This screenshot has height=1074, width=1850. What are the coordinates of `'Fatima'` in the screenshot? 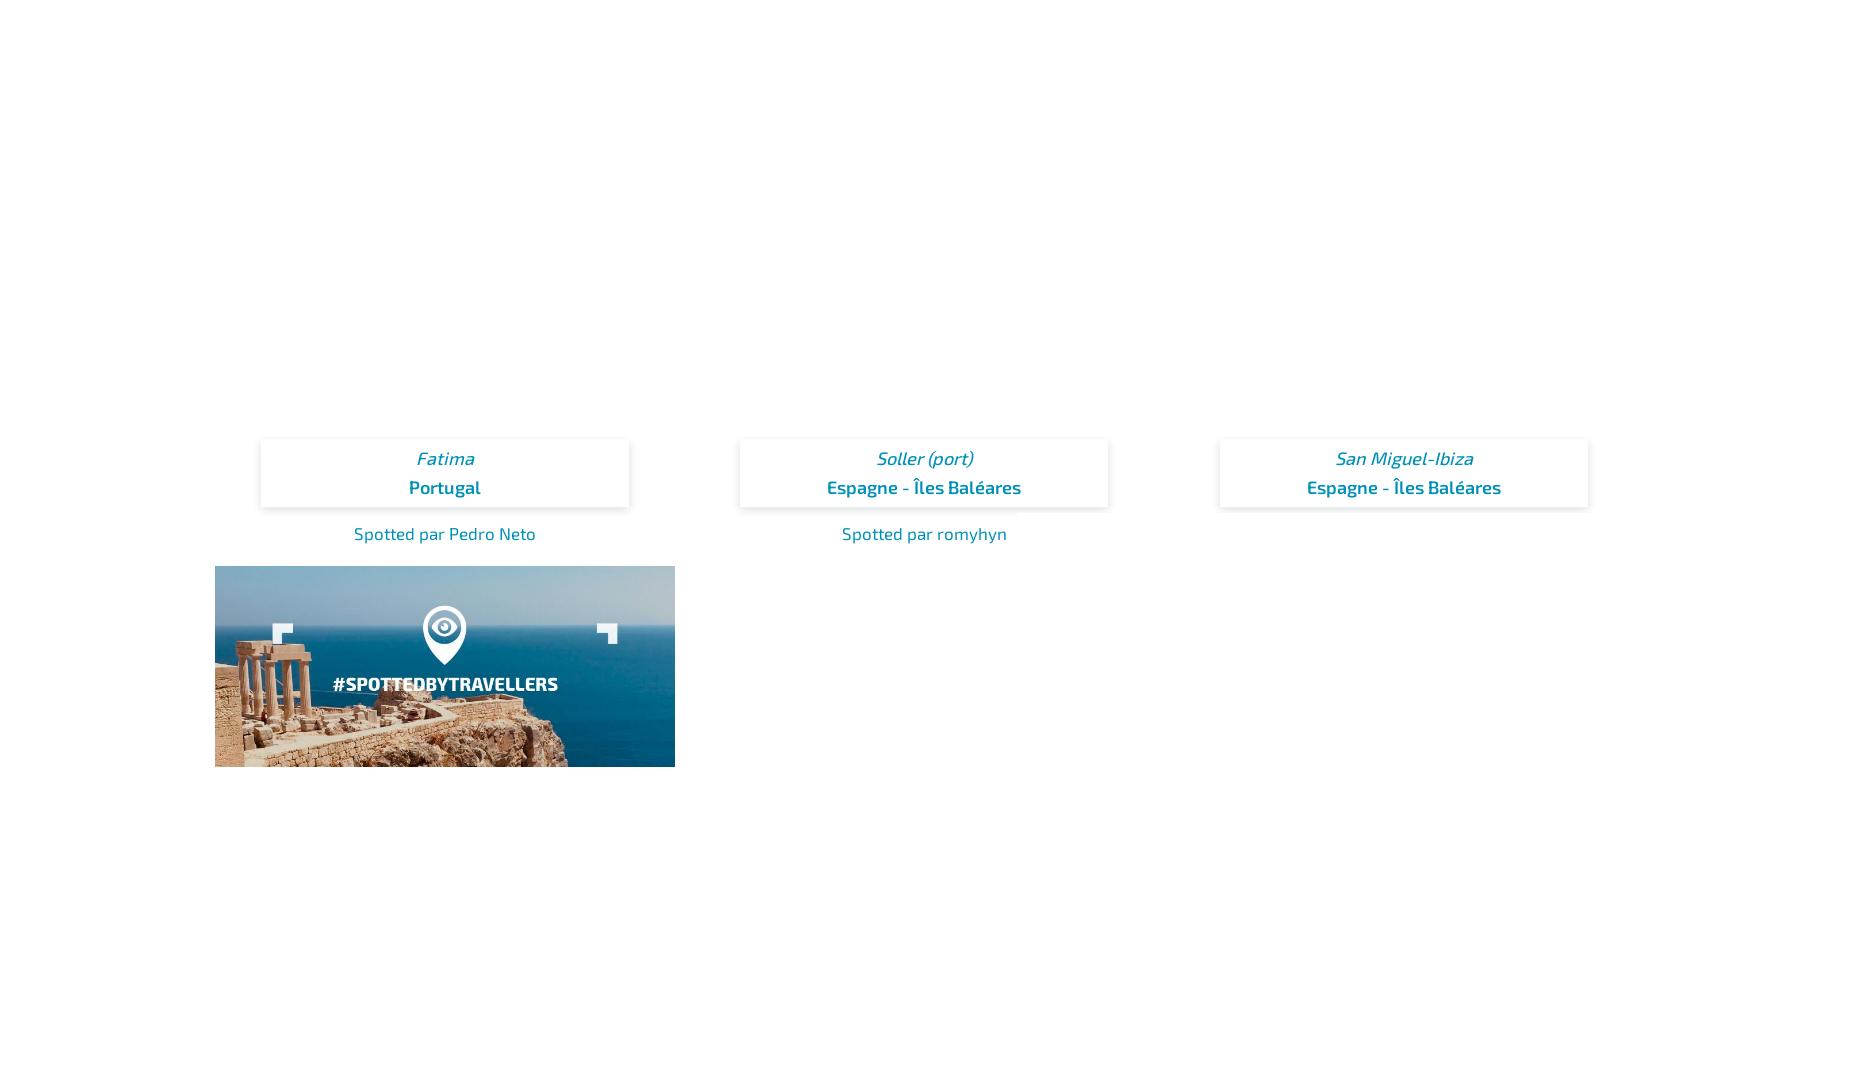 It's located at (413, 456).